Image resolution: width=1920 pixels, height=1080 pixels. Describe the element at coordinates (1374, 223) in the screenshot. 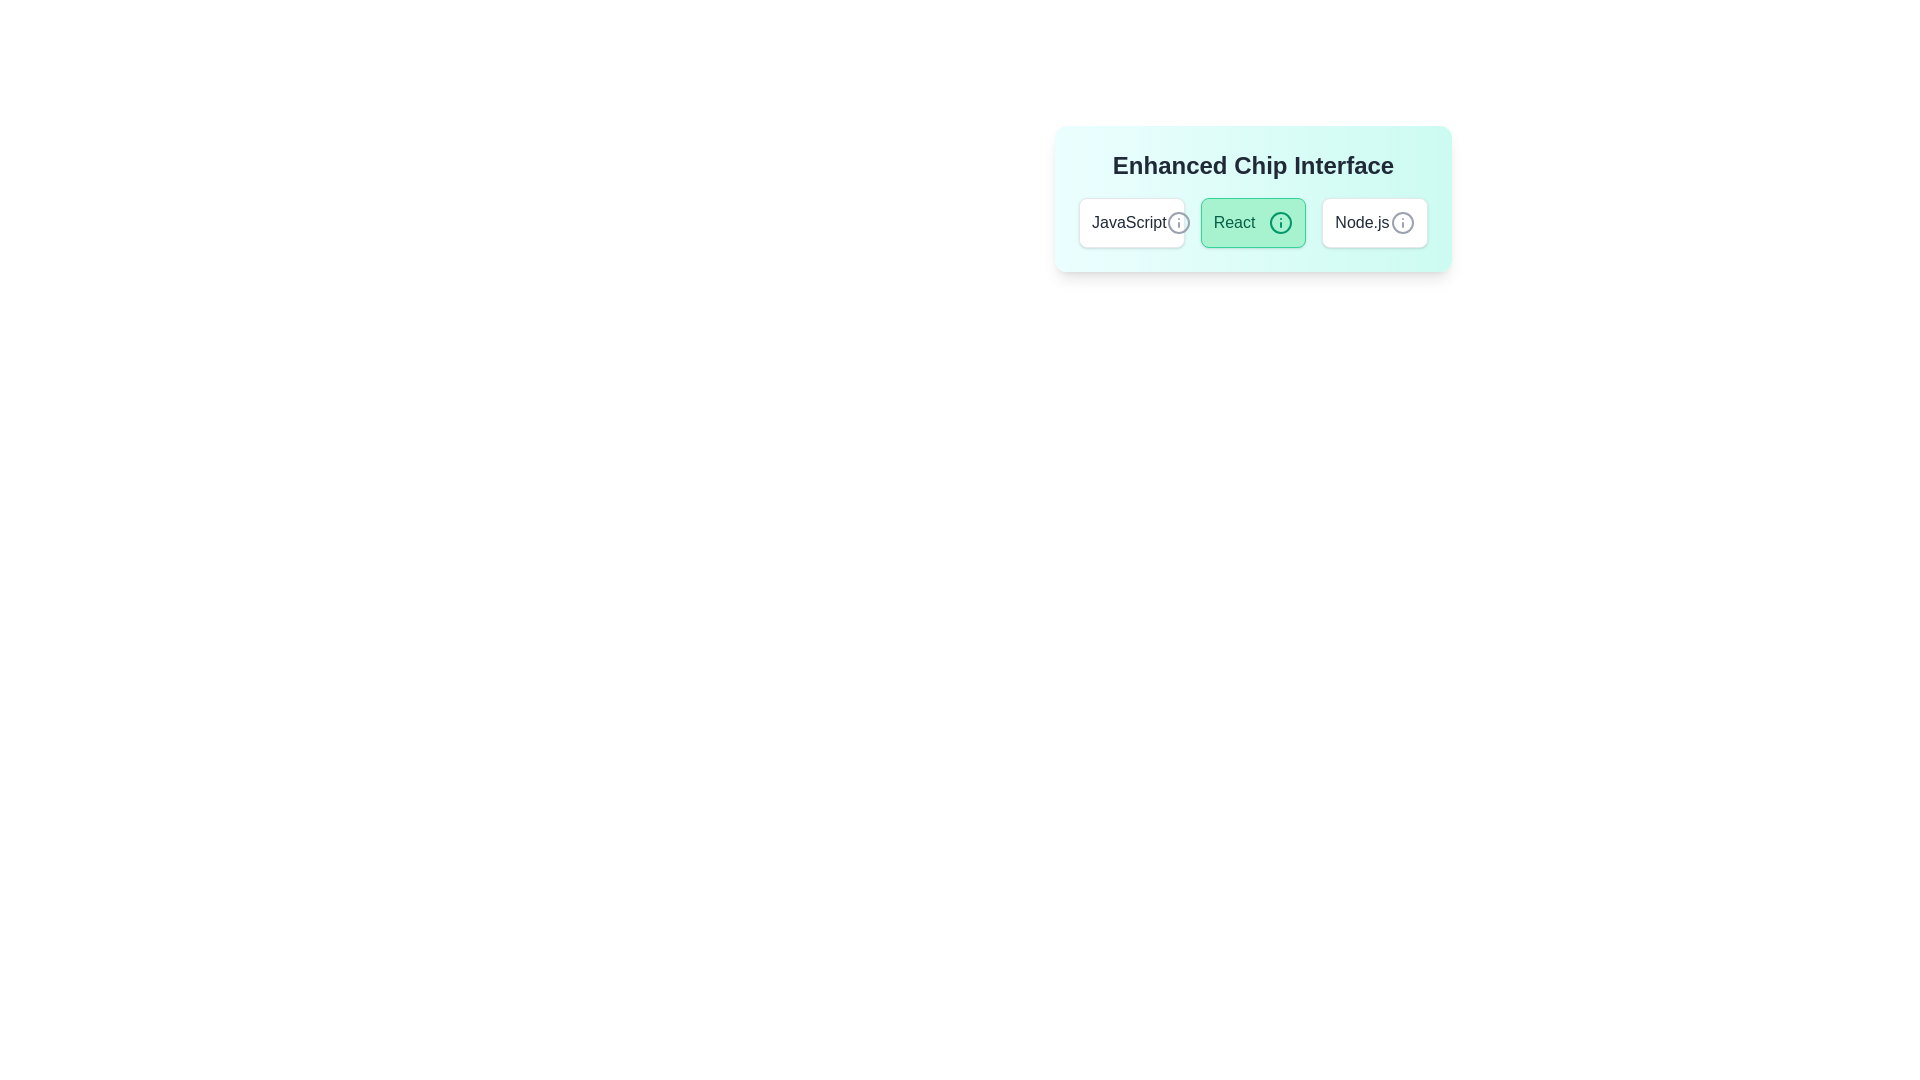

I see `the chip labeled Node.js` at that location.